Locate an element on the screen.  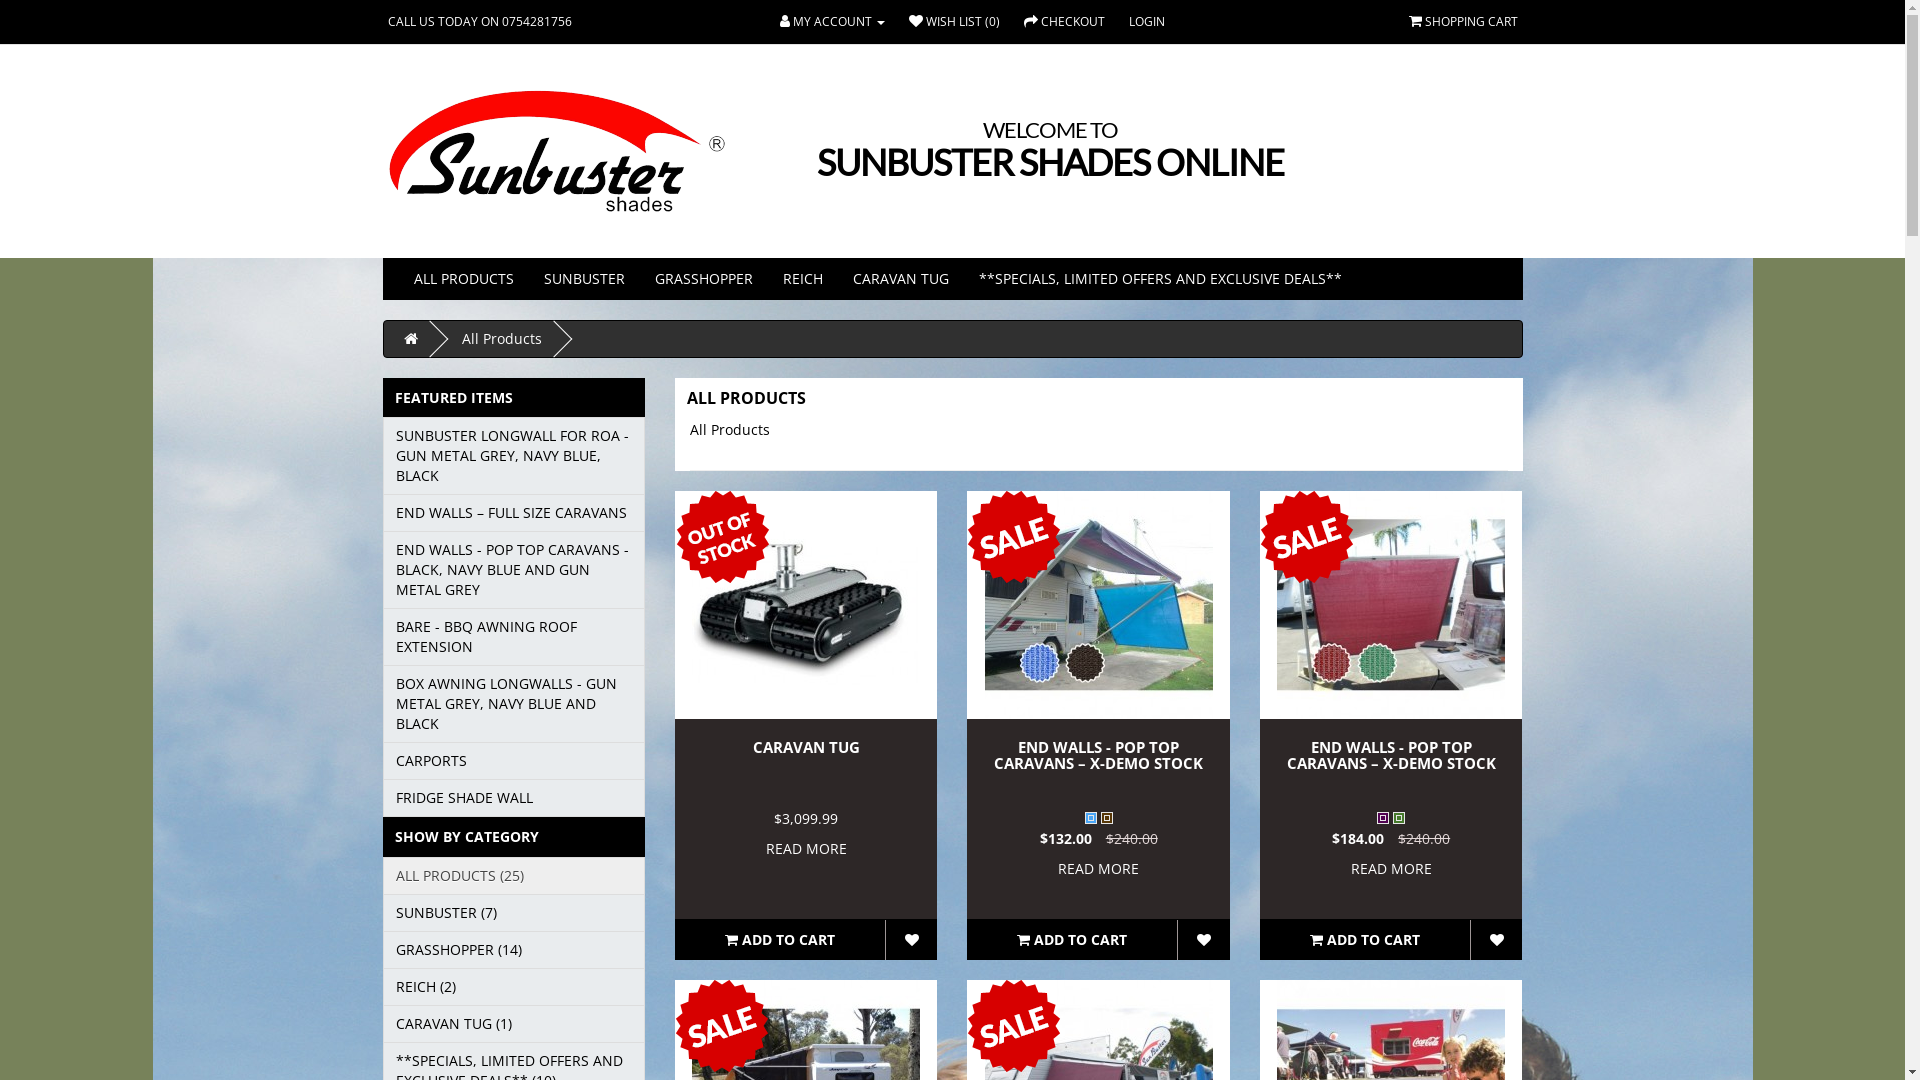
'SUNBUSTER (7)' is located at coordinates (513, 913).